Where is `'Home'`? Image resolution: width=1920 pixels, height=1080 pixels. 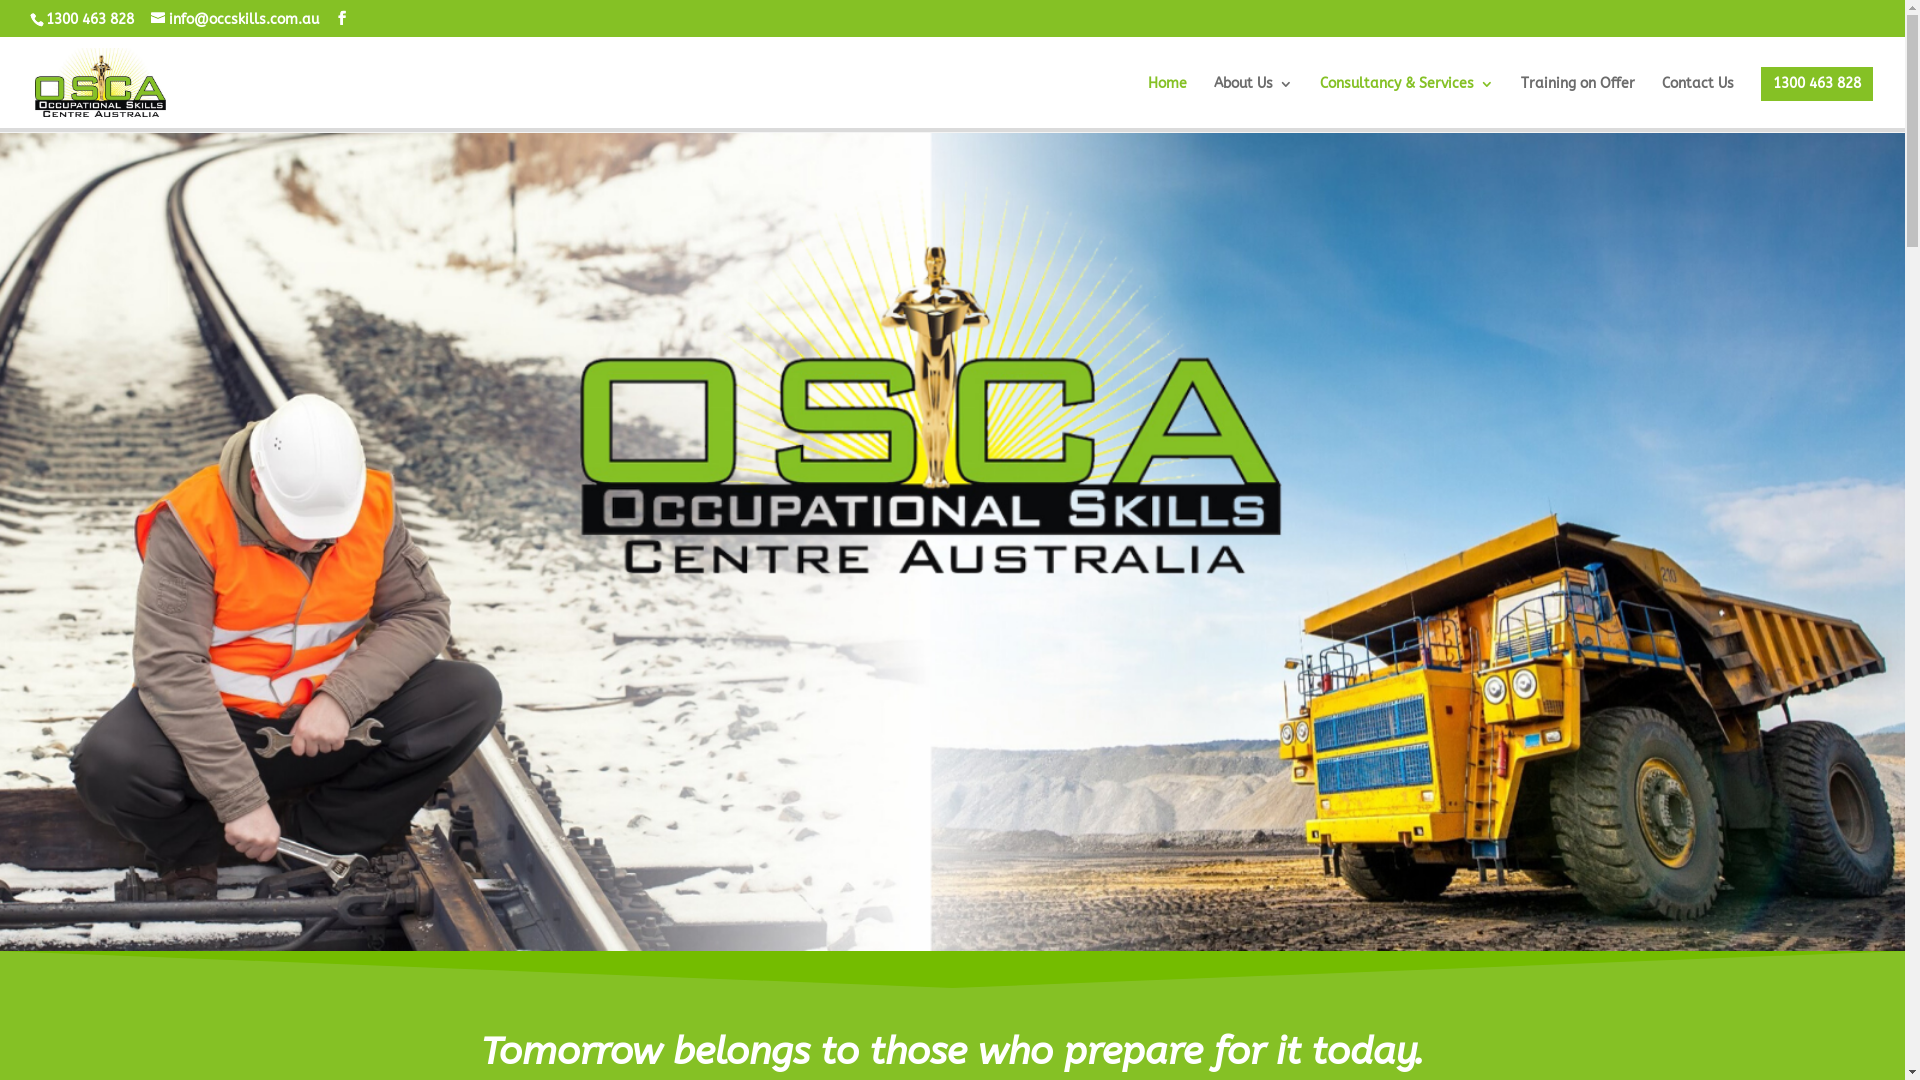 'Home' is located at coordinates (1167, 99).